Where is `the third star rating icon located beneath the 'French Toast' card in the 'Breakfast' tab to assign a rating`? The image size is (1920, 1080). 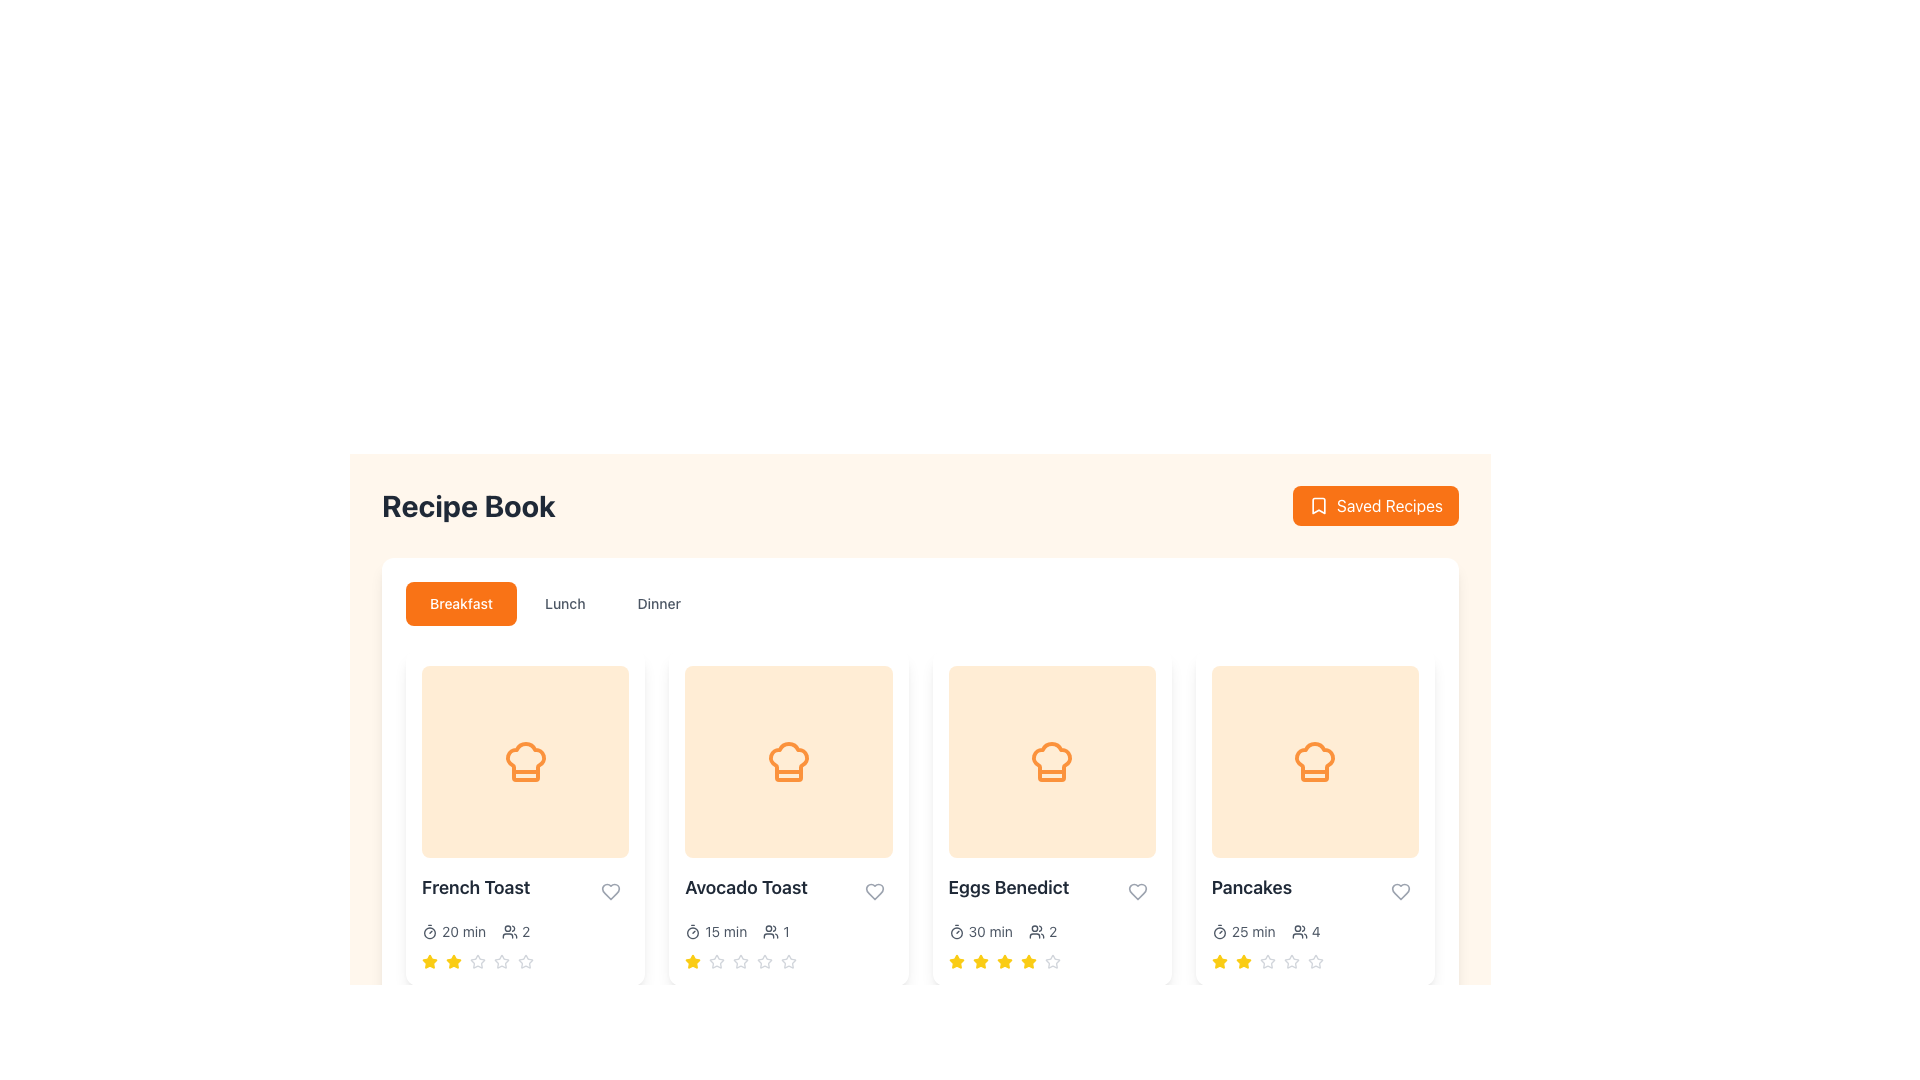
the third star rating icon located beneath the 'French Toast' card in the 'Breakfast' tab to assign a rating is located at coordinates (477, 960).